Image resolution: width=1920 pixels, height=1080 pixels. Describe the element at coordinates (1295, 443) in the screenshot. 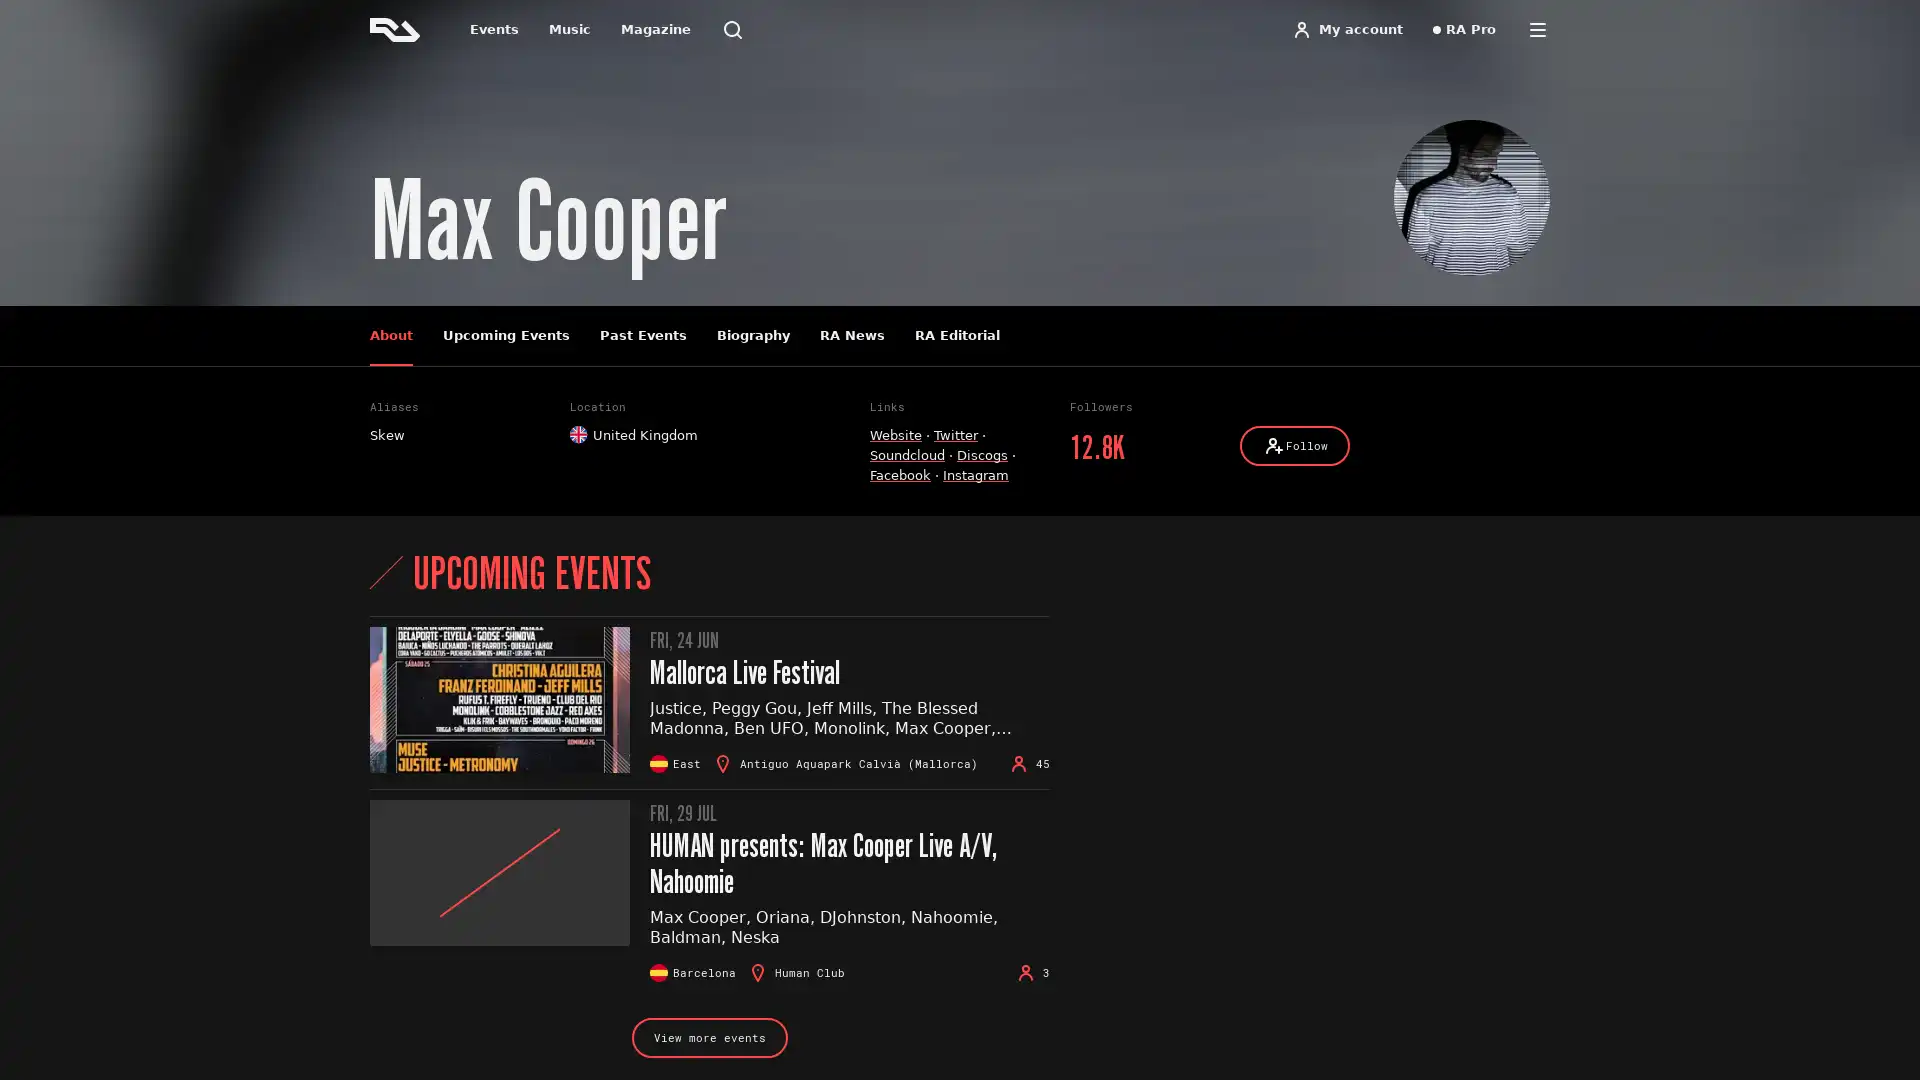

I see `Follow Follow` at that location.